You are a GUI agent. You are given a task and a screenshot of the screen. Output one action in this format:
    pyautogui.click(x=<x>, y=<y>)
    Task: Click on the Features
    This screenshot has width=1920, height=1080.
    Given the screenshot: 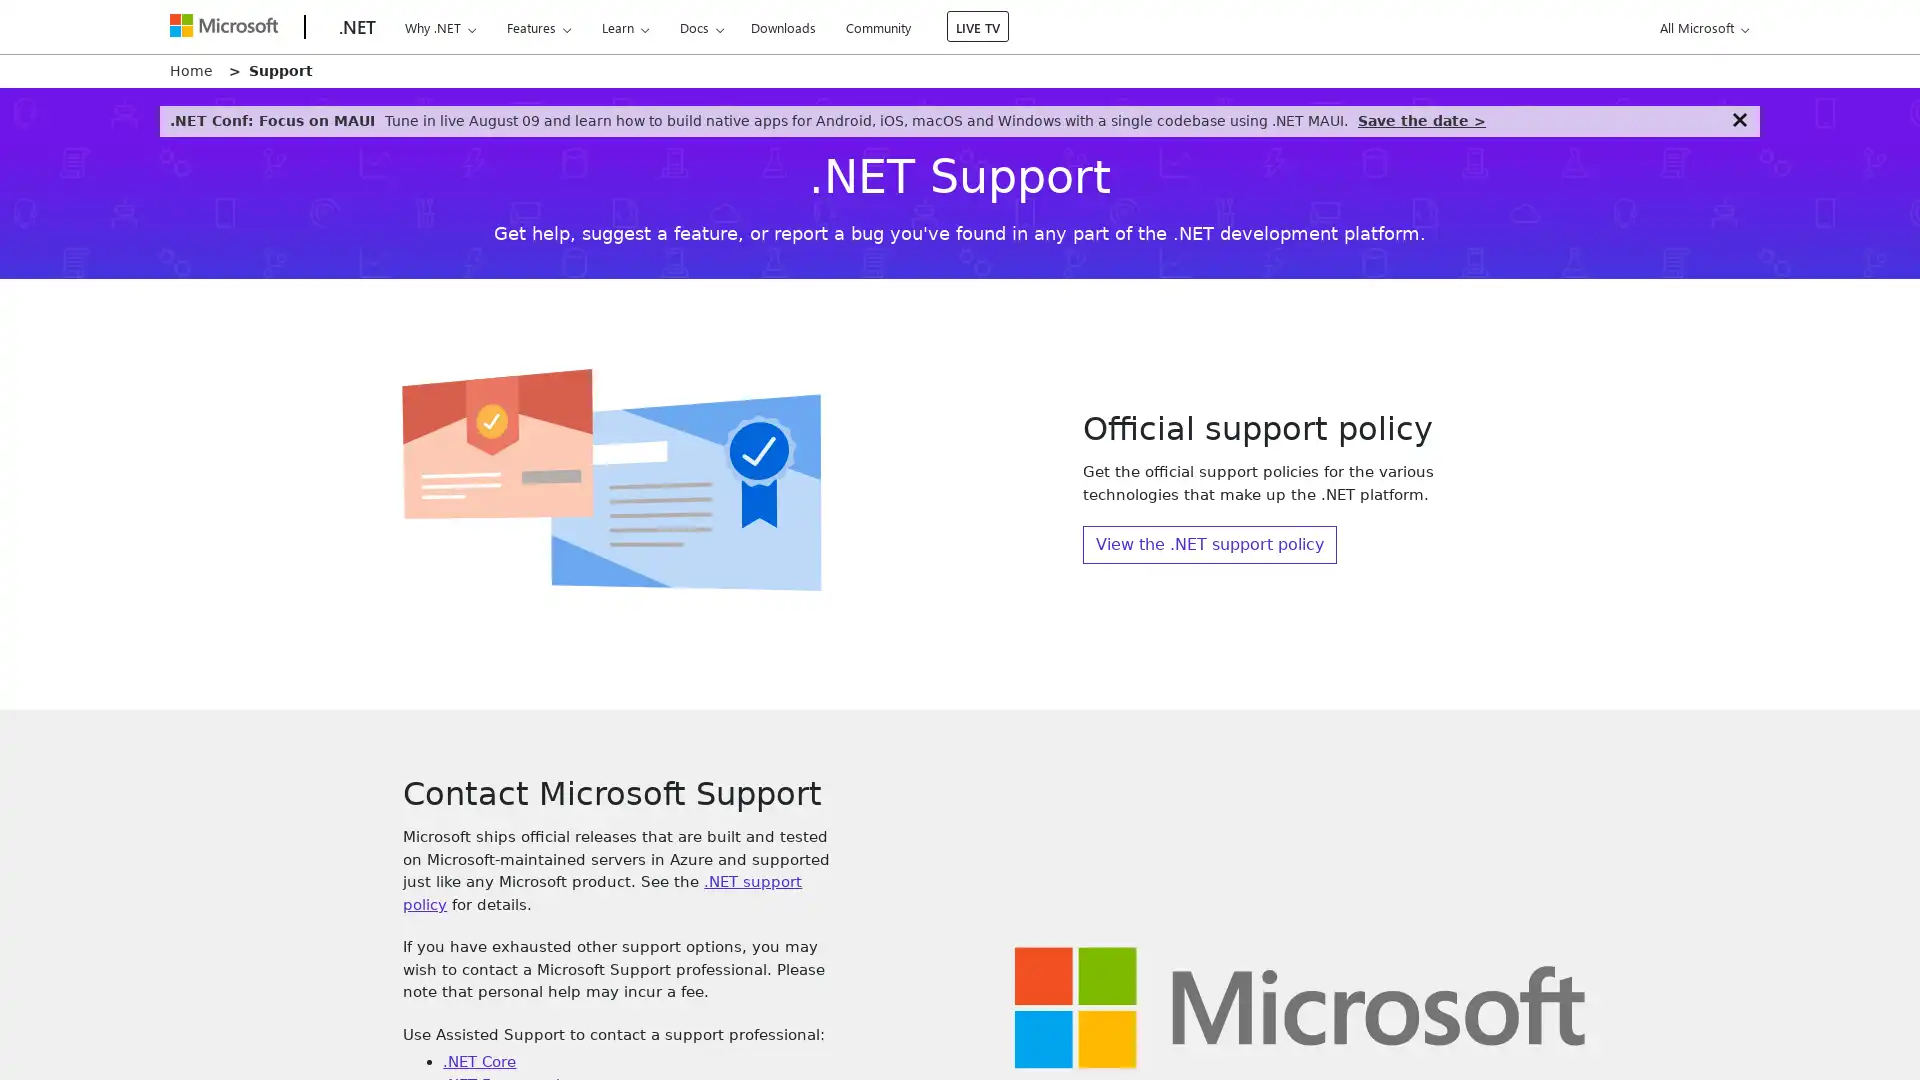 What is the action you would take?
    pyautogui.click(x=538, y=27)
    